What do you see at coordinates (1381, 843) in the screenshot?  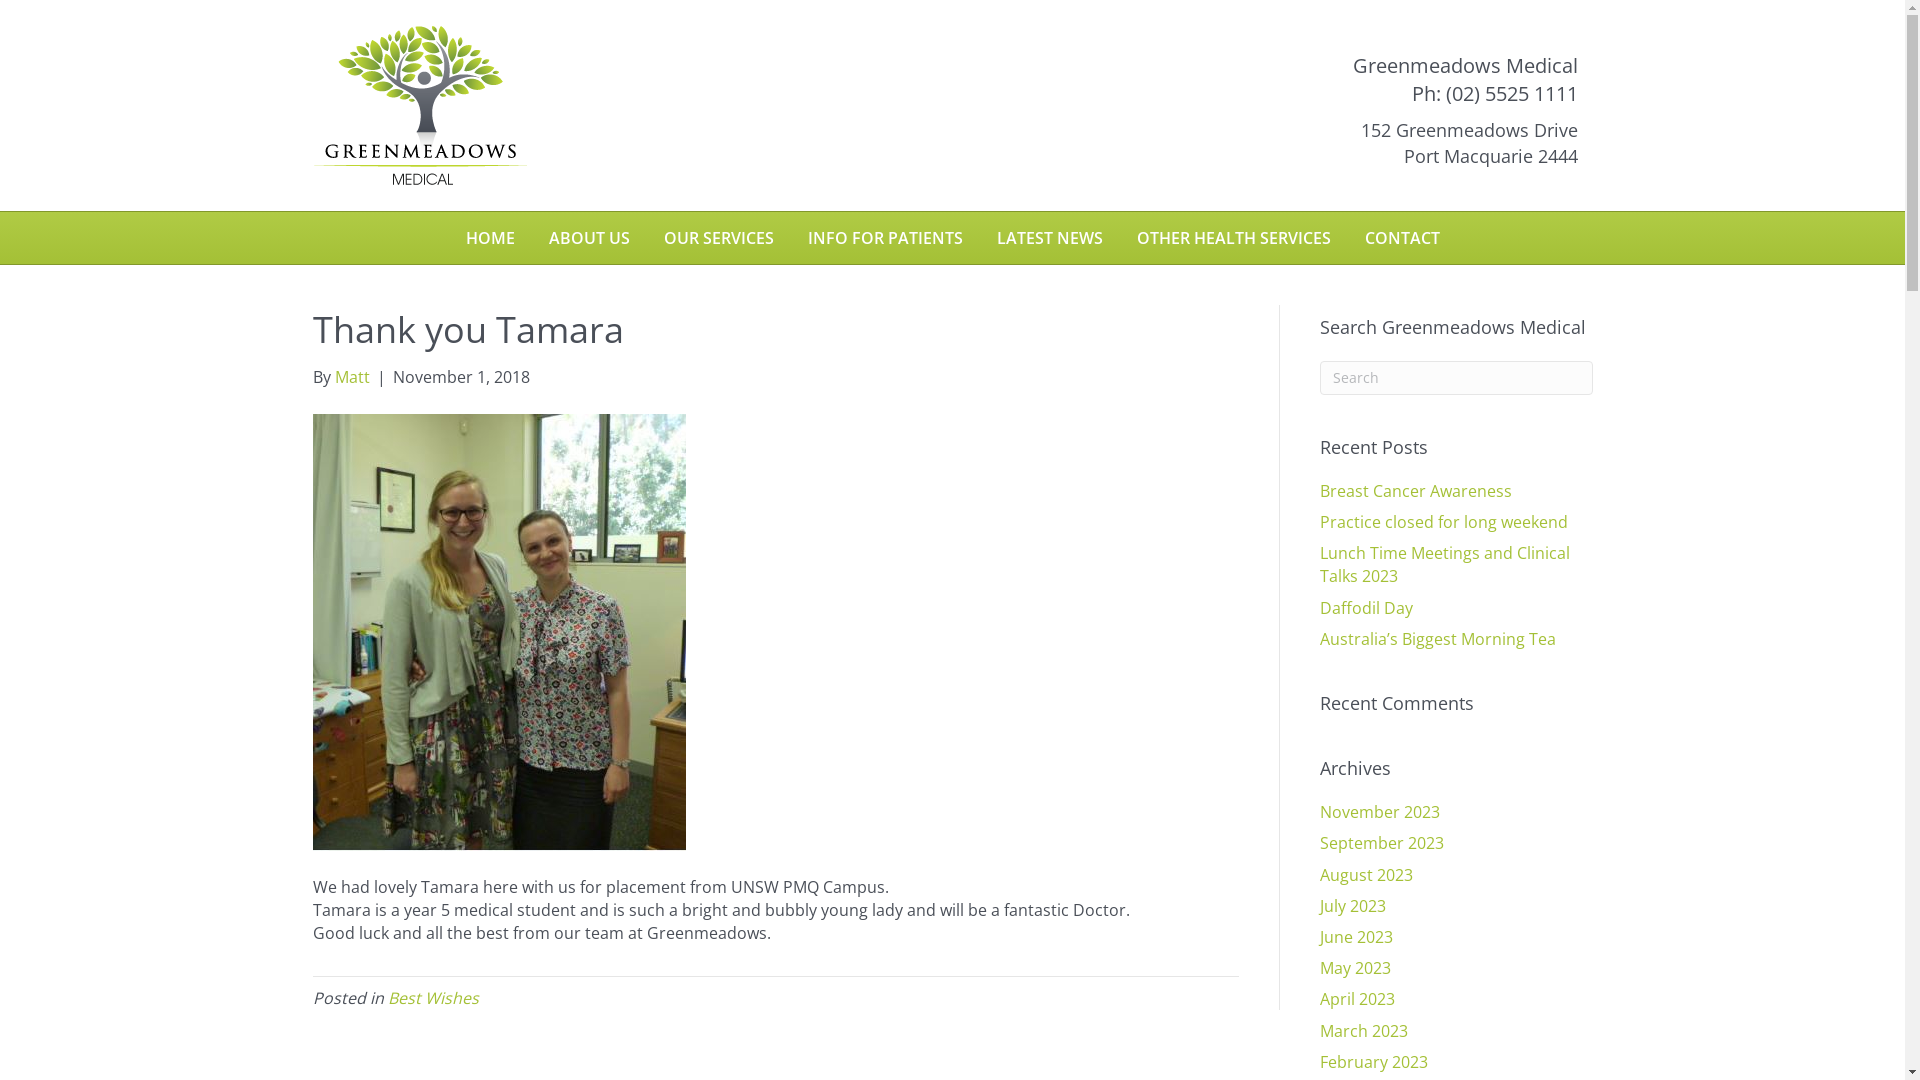 I see `'September 2023'` at bounding box center [1381, 843].